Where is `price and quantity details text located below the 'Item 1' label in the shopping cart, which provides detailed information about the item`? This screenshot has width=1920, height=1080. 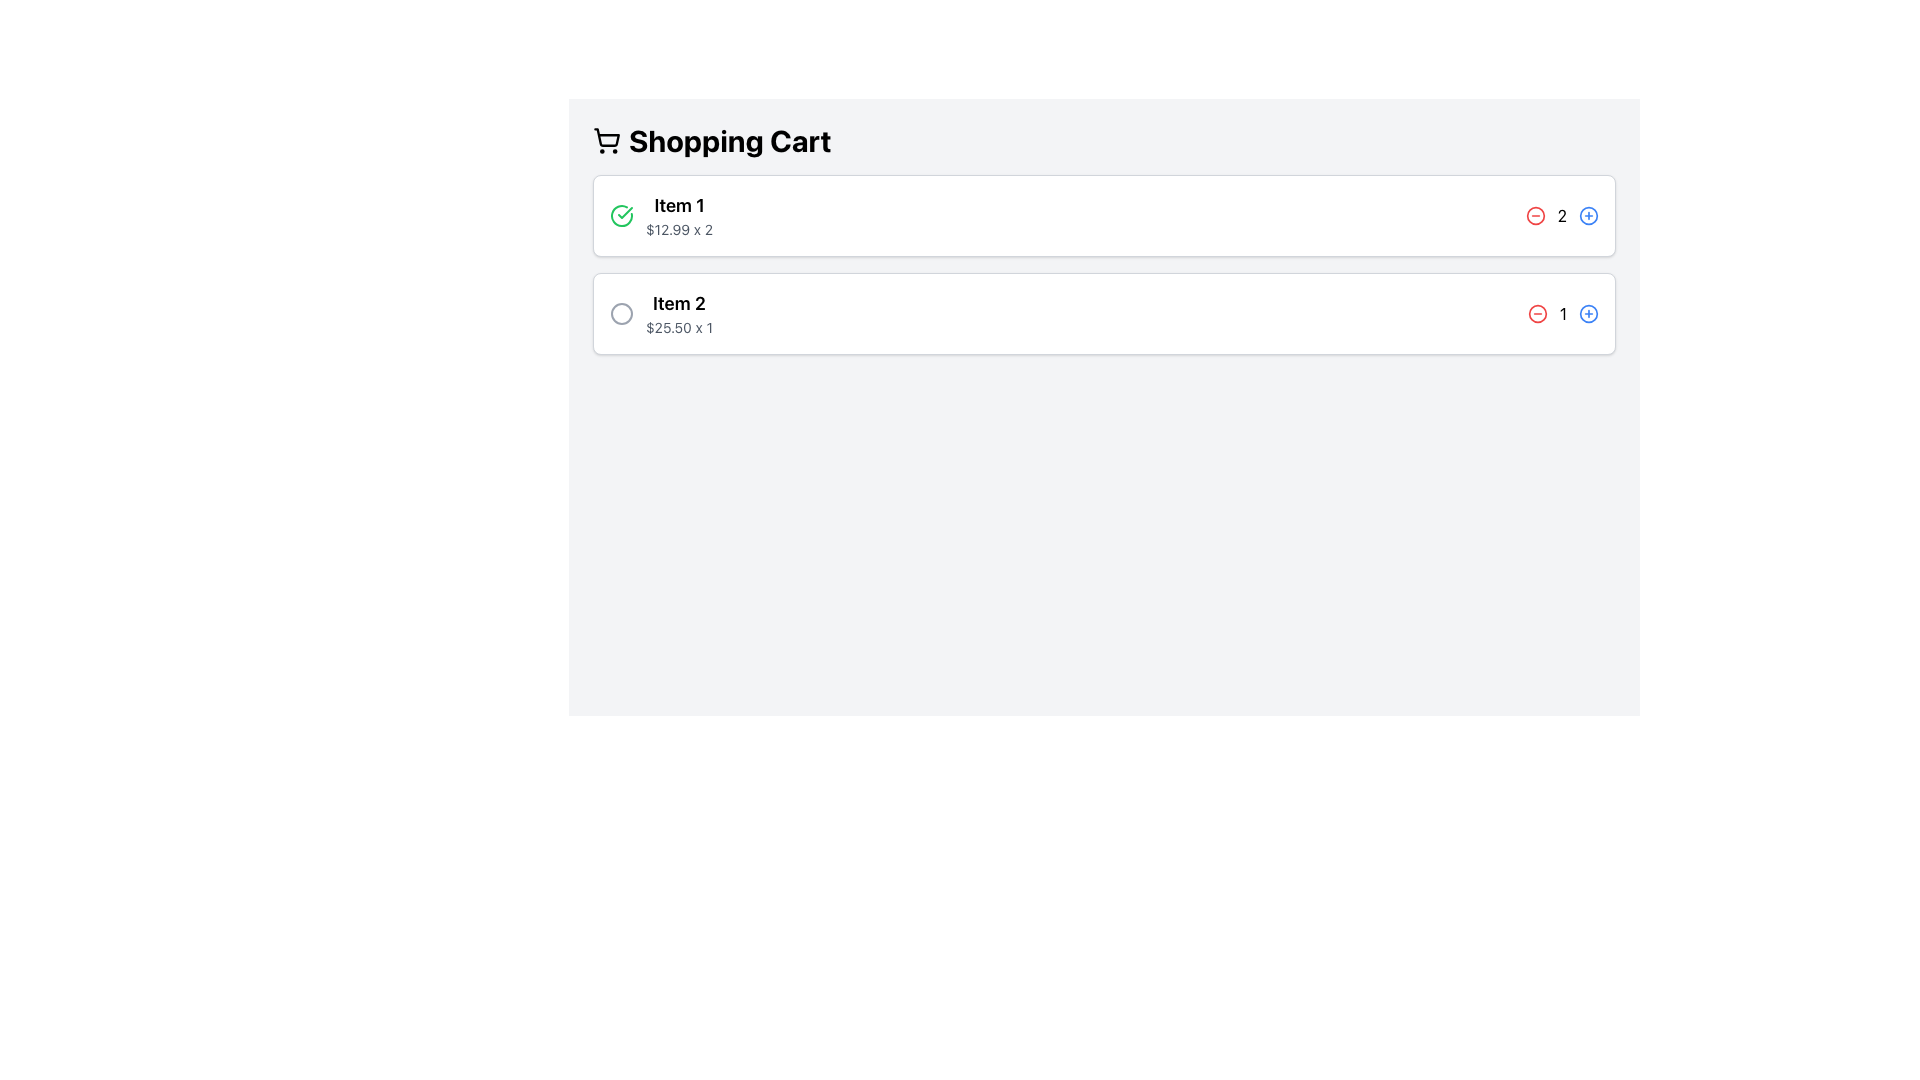 price and quantity details text located below the 'Item 1' label in the shopping cart, which provides detailed information about the item is located at coordinates (679, 229).